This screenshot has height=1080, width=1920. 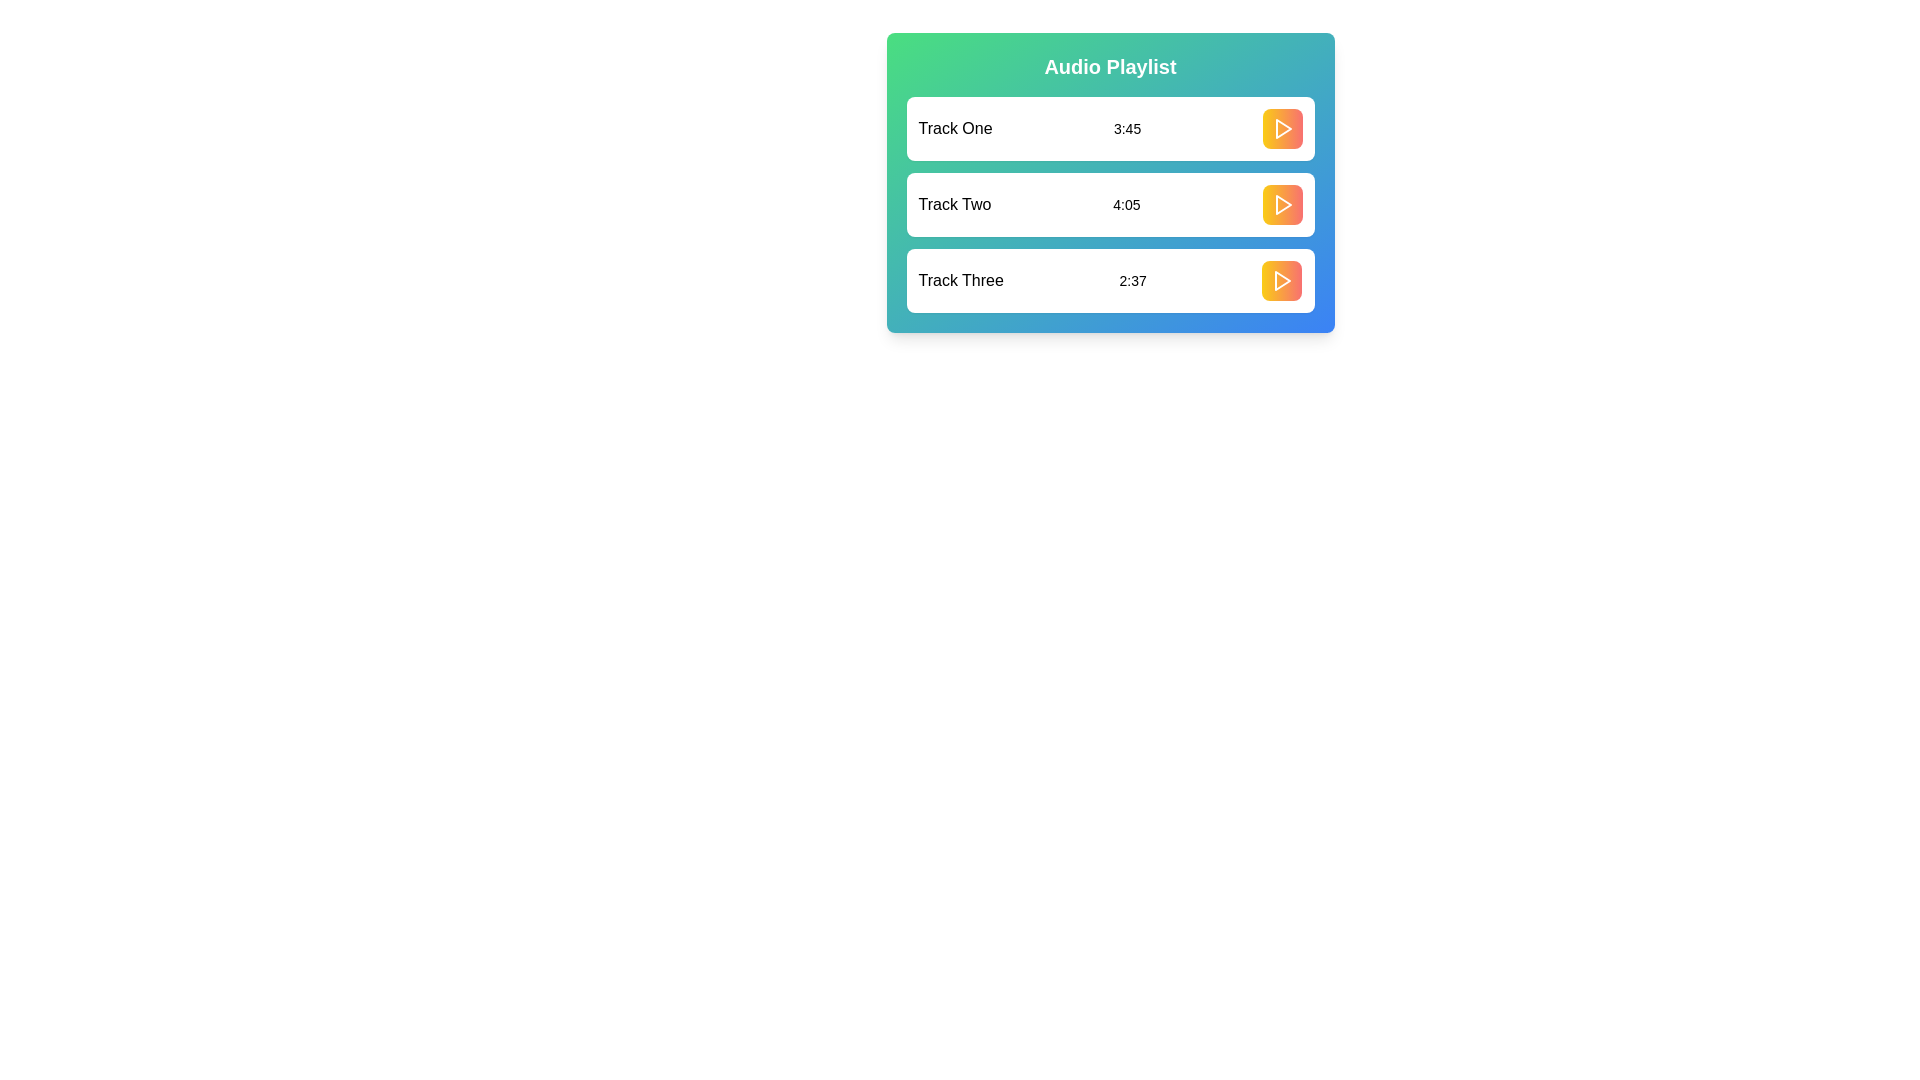 I want to click on the play icon located inside the first track's play button in the audio playlist interface, so click(x=1282, y=128).